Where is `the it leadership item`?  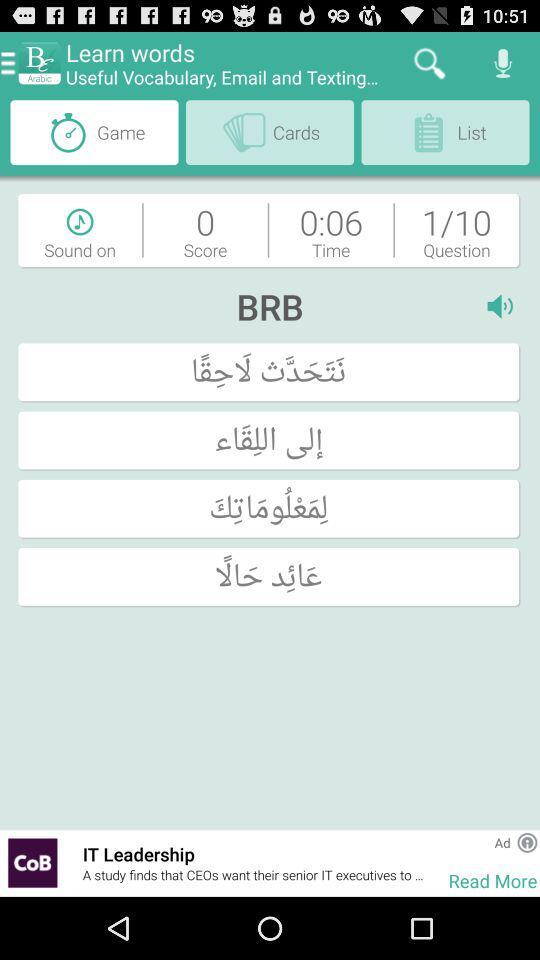 the it leadership item is located at coordinates (255, 853).